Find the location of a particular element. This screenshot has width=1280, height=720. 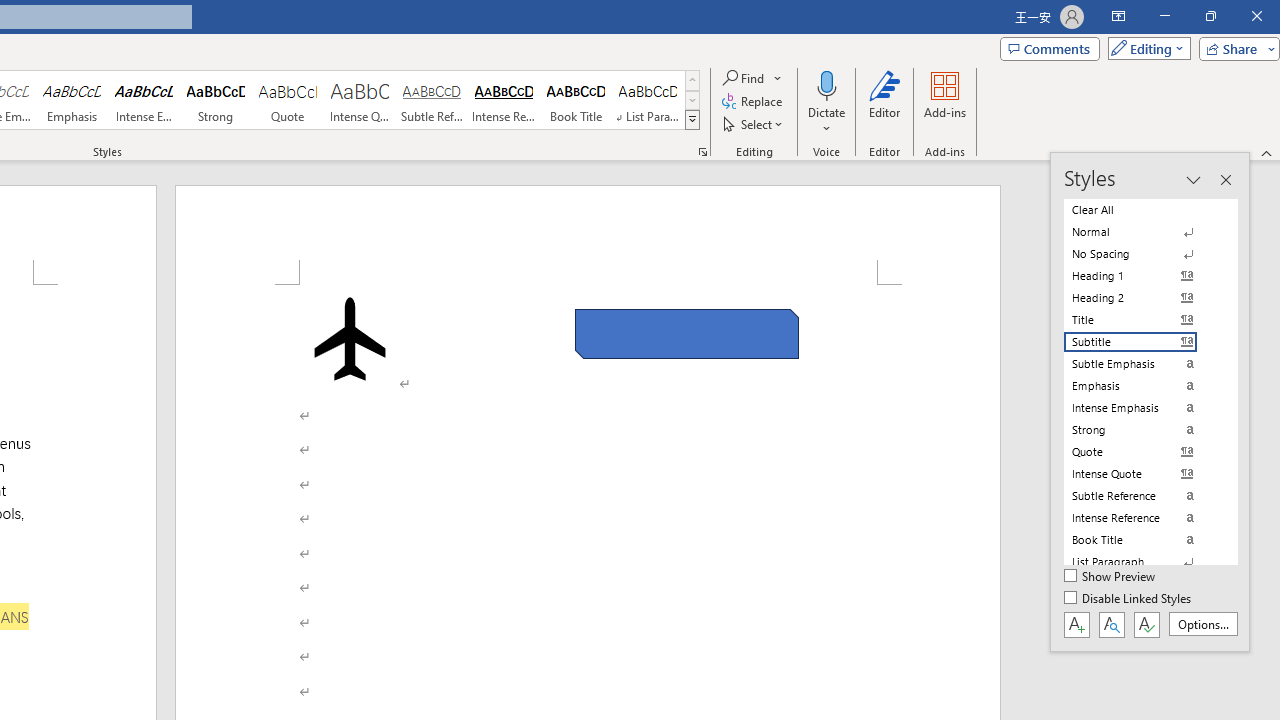

'No Spacing' is located at coordinates (1142, 253).